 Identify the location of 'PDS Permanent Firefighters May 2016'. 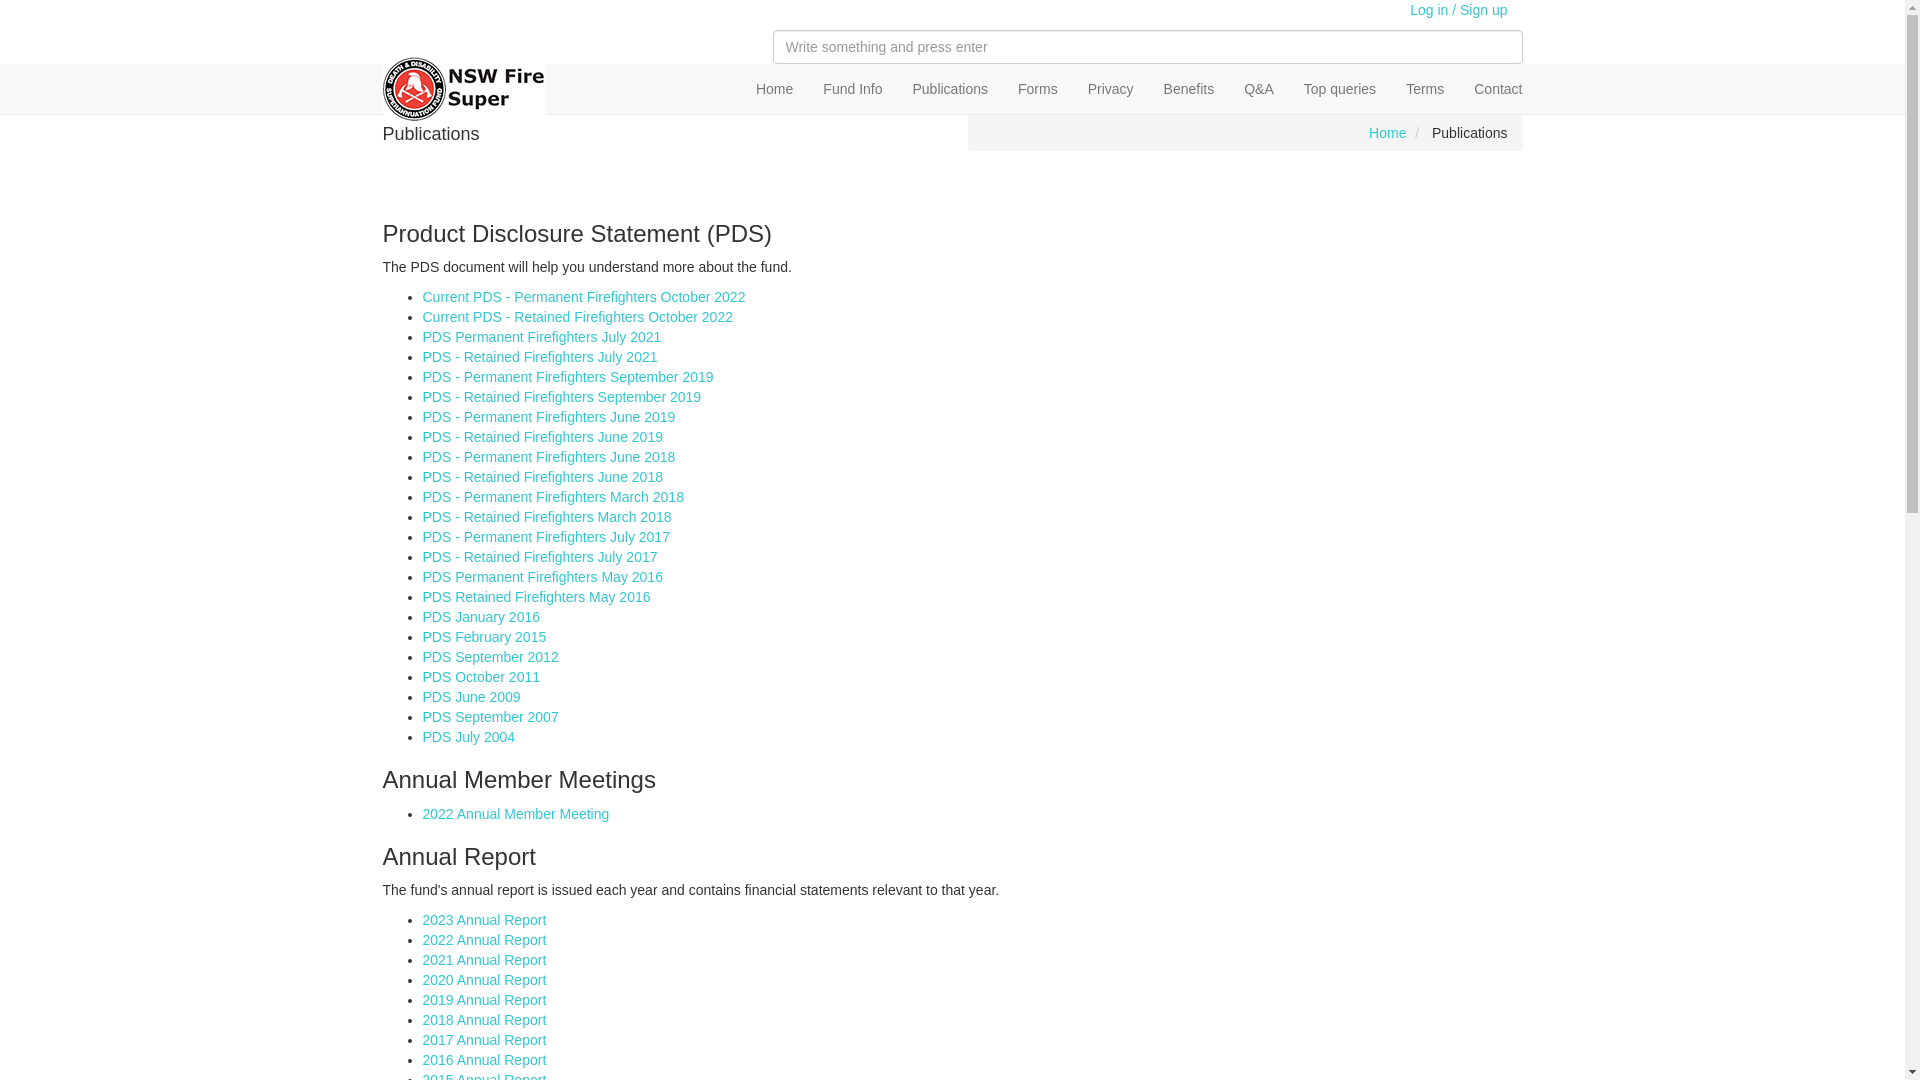
(542, 577).